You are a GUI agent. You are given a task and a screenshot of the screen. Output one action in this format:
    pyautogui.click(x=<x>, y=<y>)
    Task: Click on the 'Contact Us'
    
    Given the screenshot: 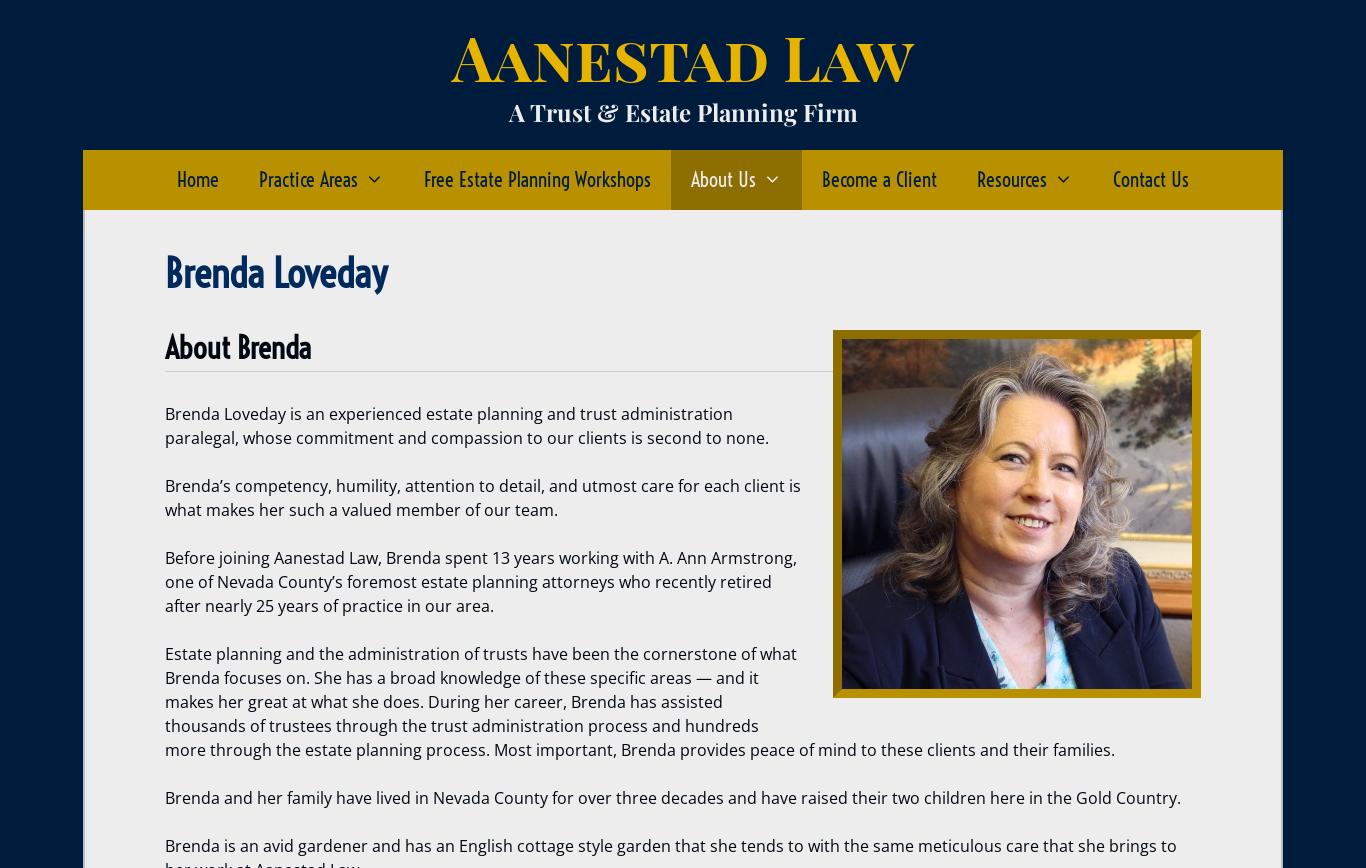 What is the action you would take?
    pyautogui.click(x=1150, y=179)
    